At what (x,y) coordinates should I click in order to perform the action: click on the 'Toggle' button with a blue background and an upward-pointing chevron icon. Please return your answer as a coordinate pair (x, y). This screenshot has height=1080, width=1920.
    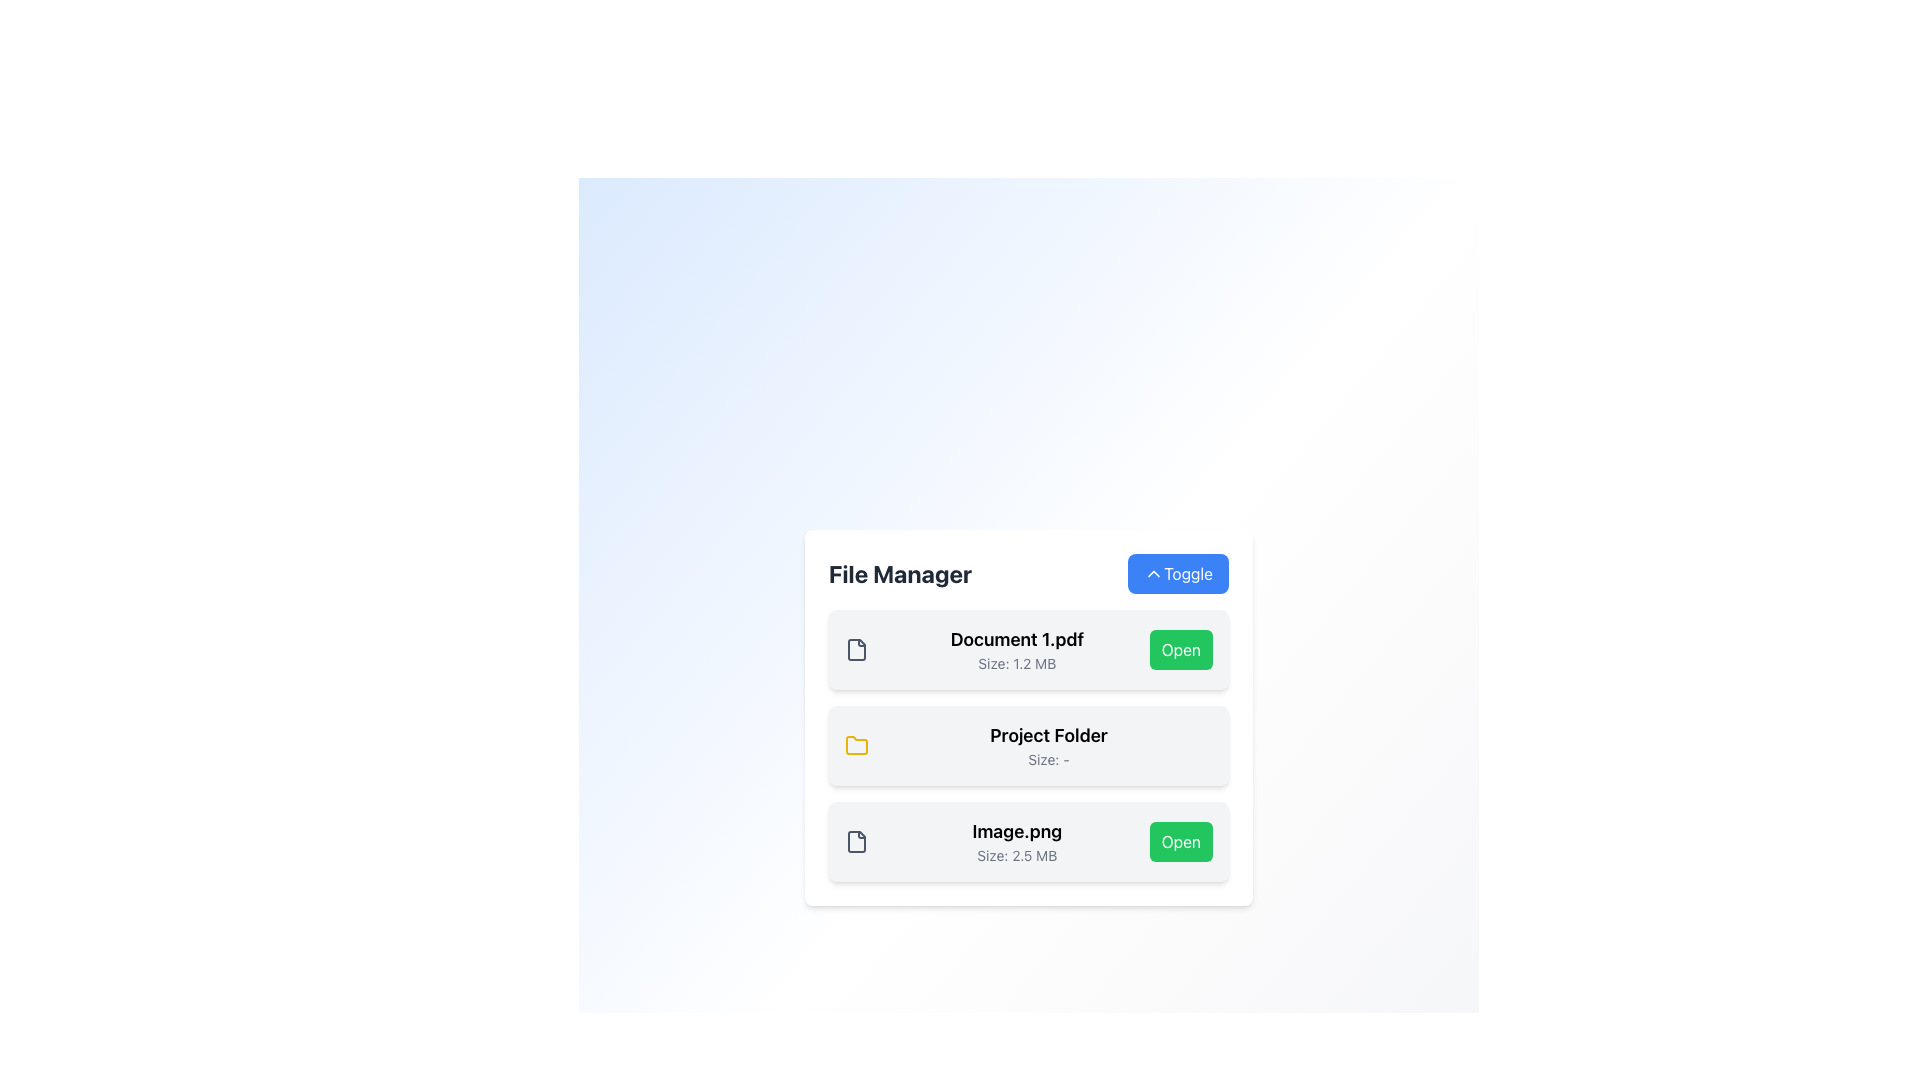
    Looking at the image, I should click on (1178, 574).